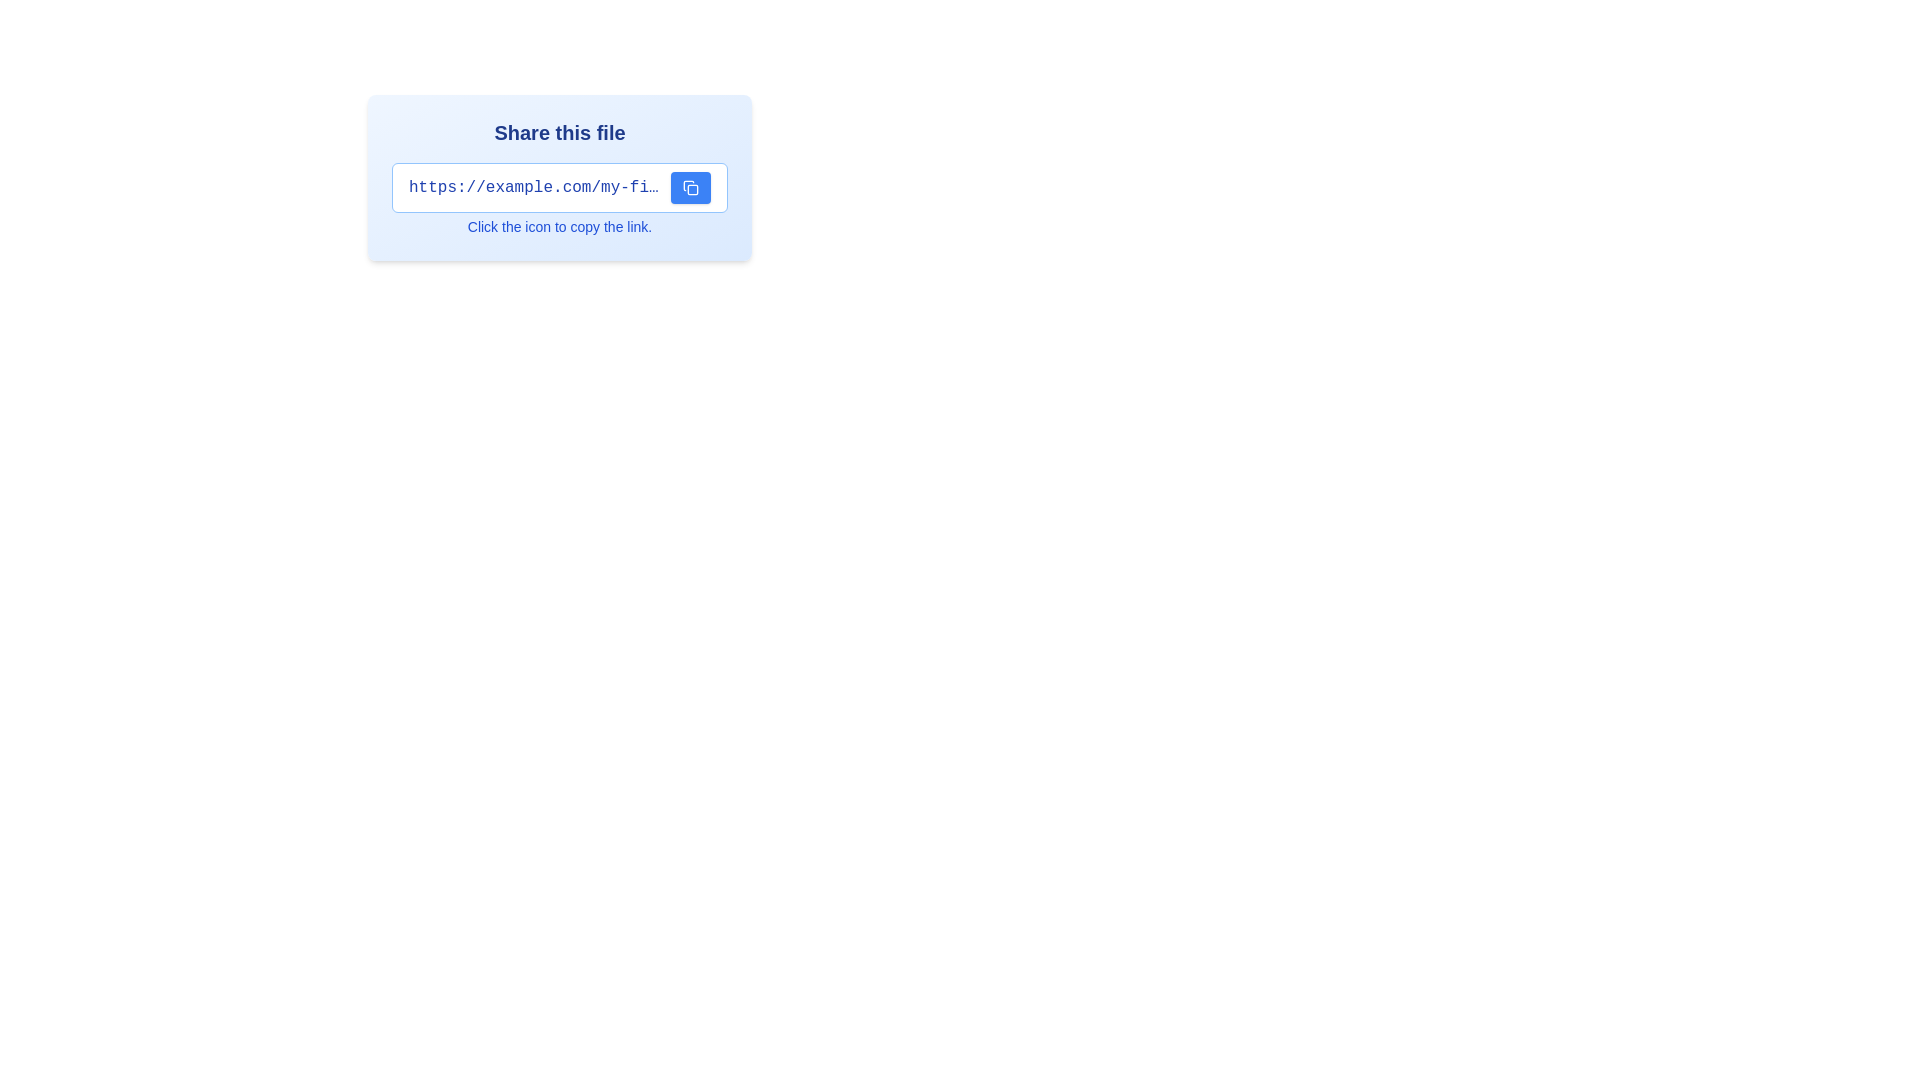  Describe the element at coordinates (691, 188) in the screenshot. I see `the small blue button with rounded corners and a document icon, located to the right of the text input field displaying a URL` at that location.